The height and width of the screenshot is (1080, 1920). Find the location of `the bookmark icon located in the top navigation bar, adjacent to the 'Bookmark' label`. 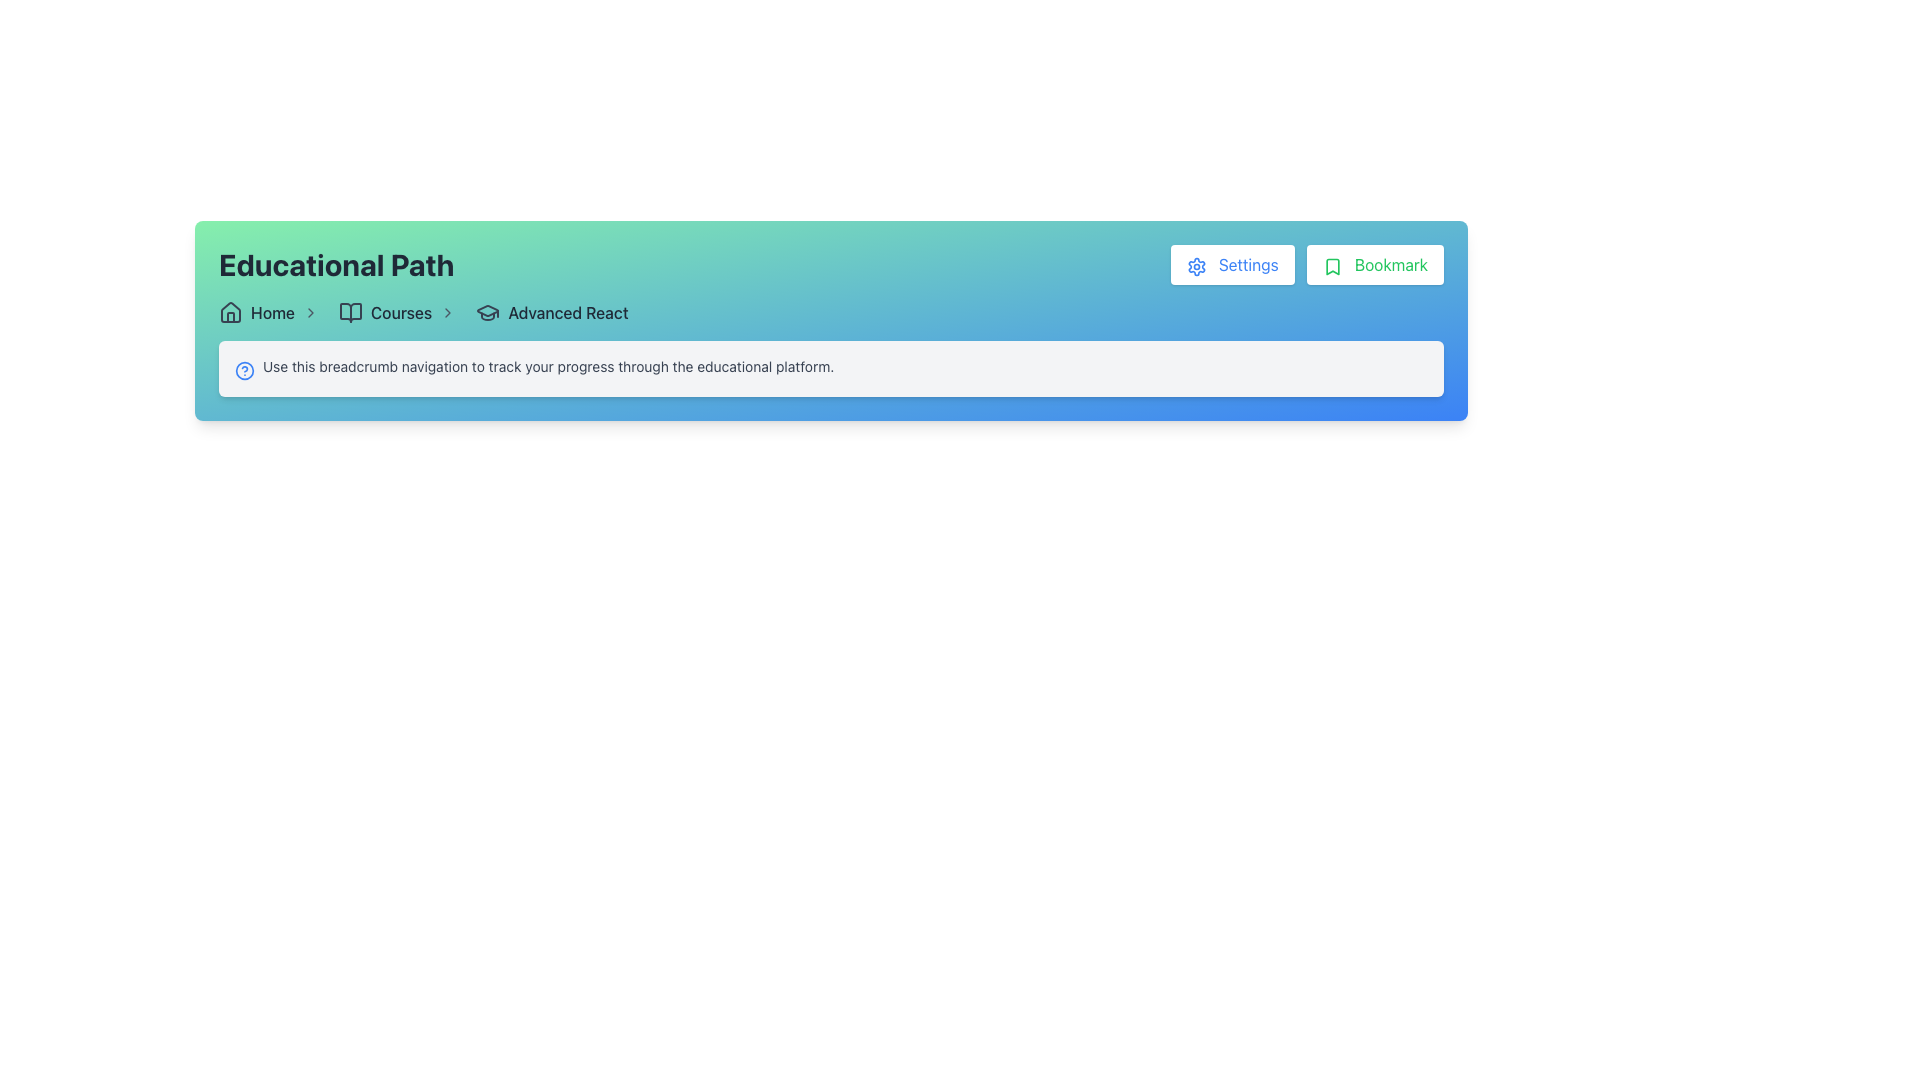

the bookmark icon located in the top navigation bar, adjacent to the 'Bookmark' label is located at coordinates (1332, 265).